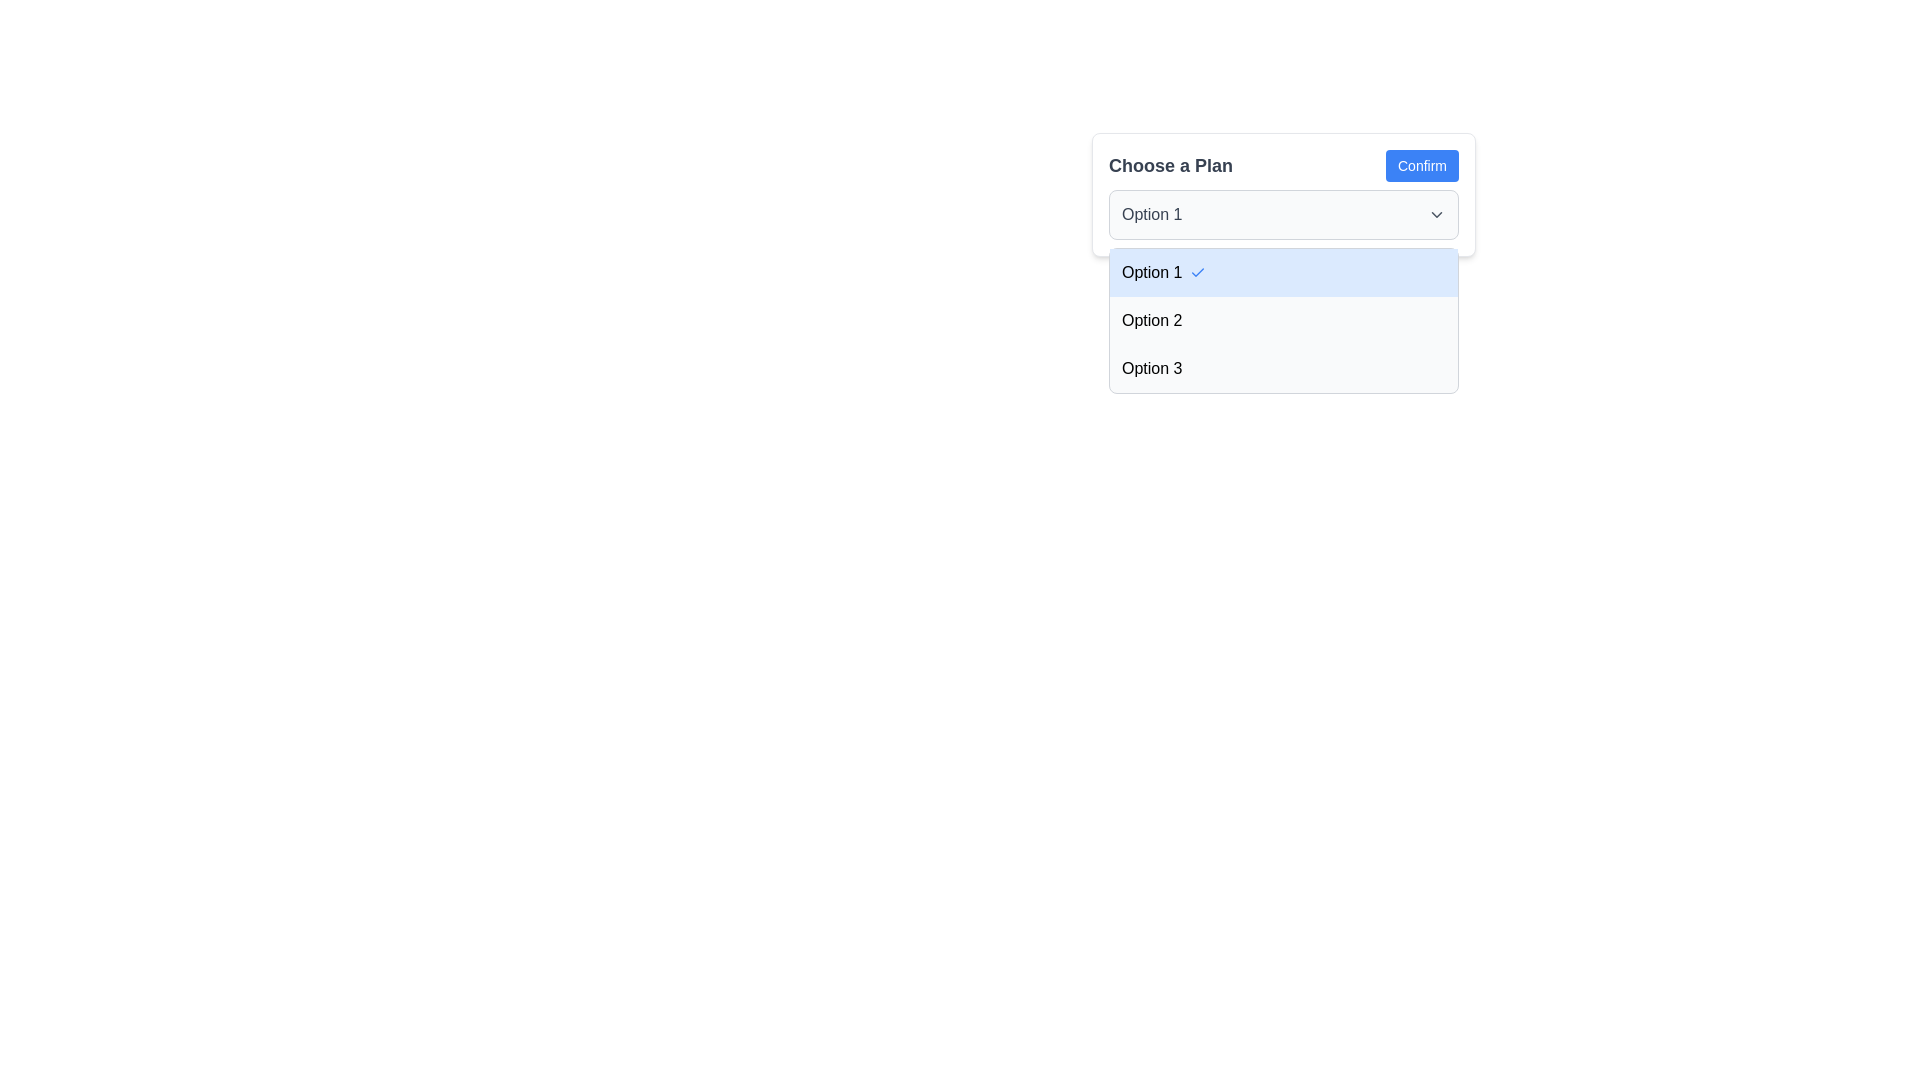 The height and width of the screenshot is (1080, 1920). Describe the element at coordinates (1283, 319) in the screenshot. I see `the menu item labeled 'Option 2'` at that location.